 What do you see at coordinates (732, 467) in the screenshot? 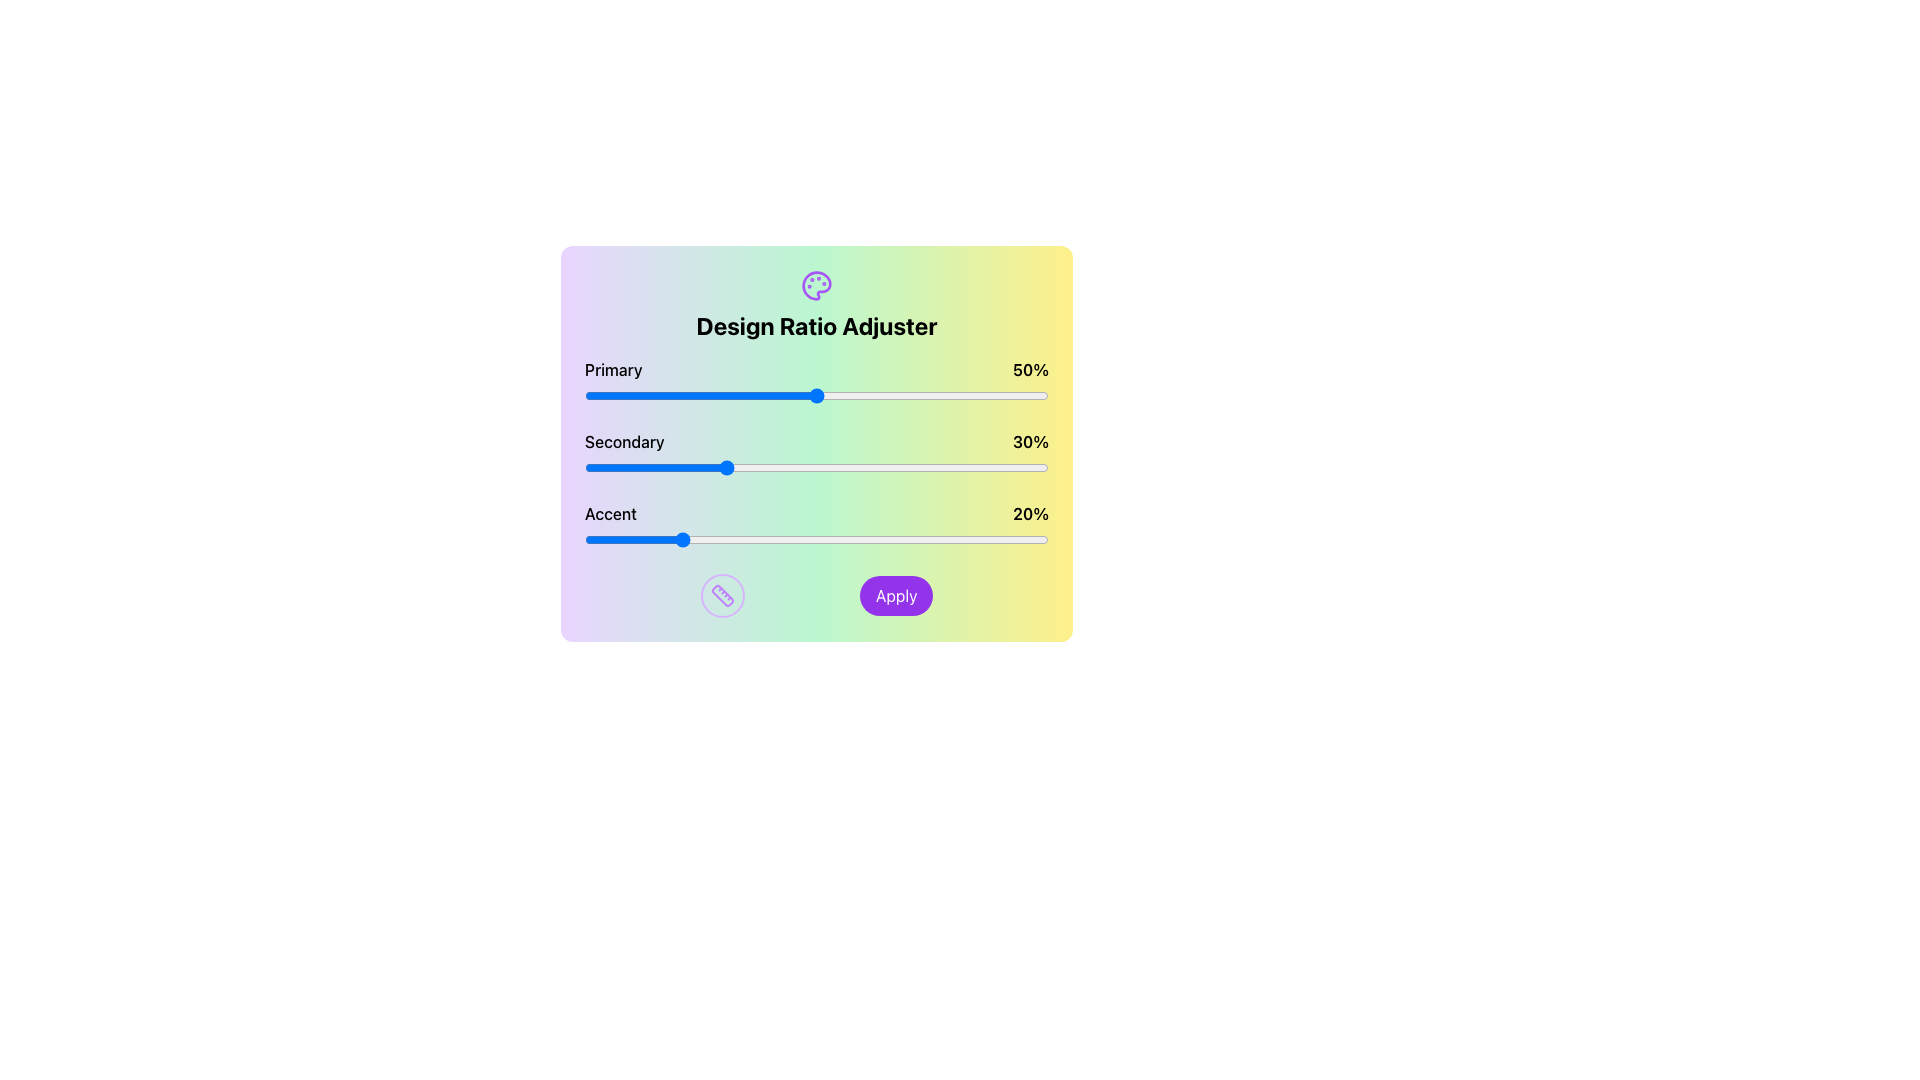
I see `the slider` at bounding box center [732, 467].